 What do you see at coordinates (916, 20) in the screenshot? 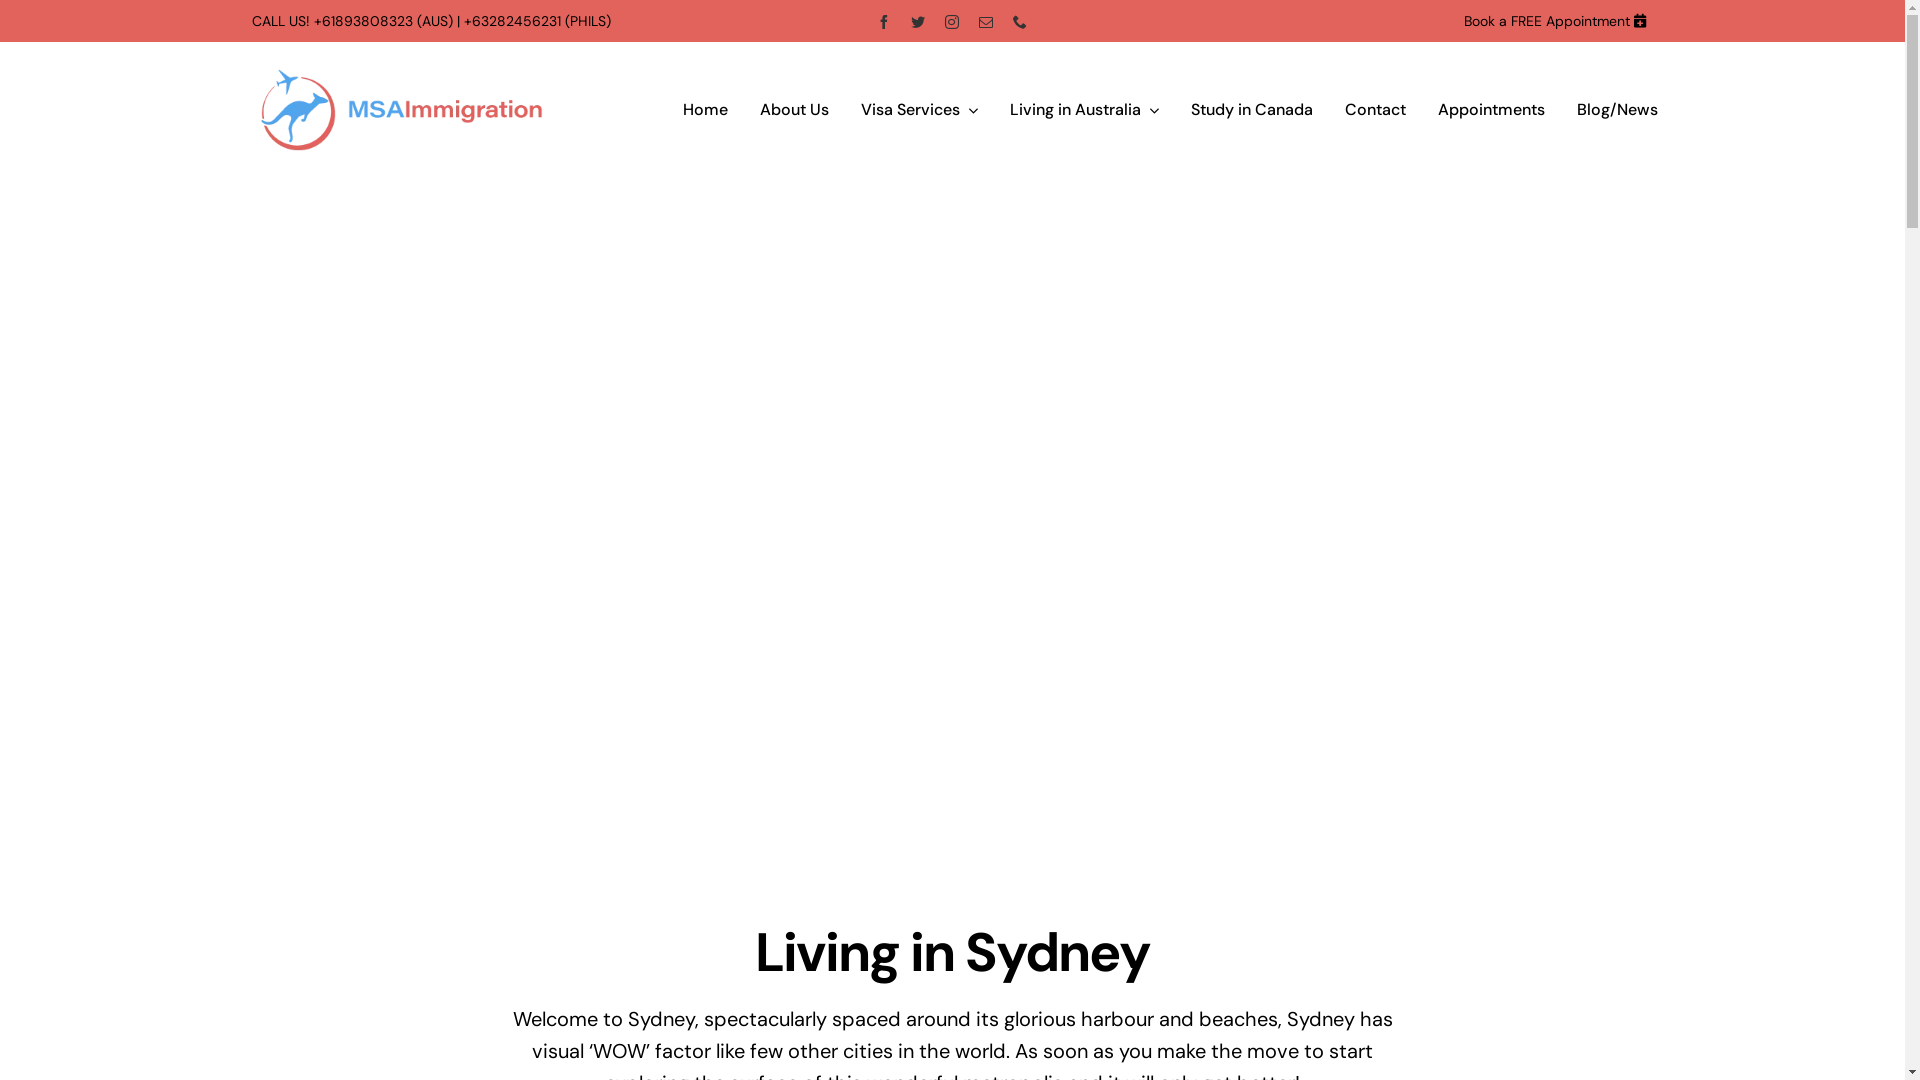
I see `'Twitter'` at bounding box center [916, 20].